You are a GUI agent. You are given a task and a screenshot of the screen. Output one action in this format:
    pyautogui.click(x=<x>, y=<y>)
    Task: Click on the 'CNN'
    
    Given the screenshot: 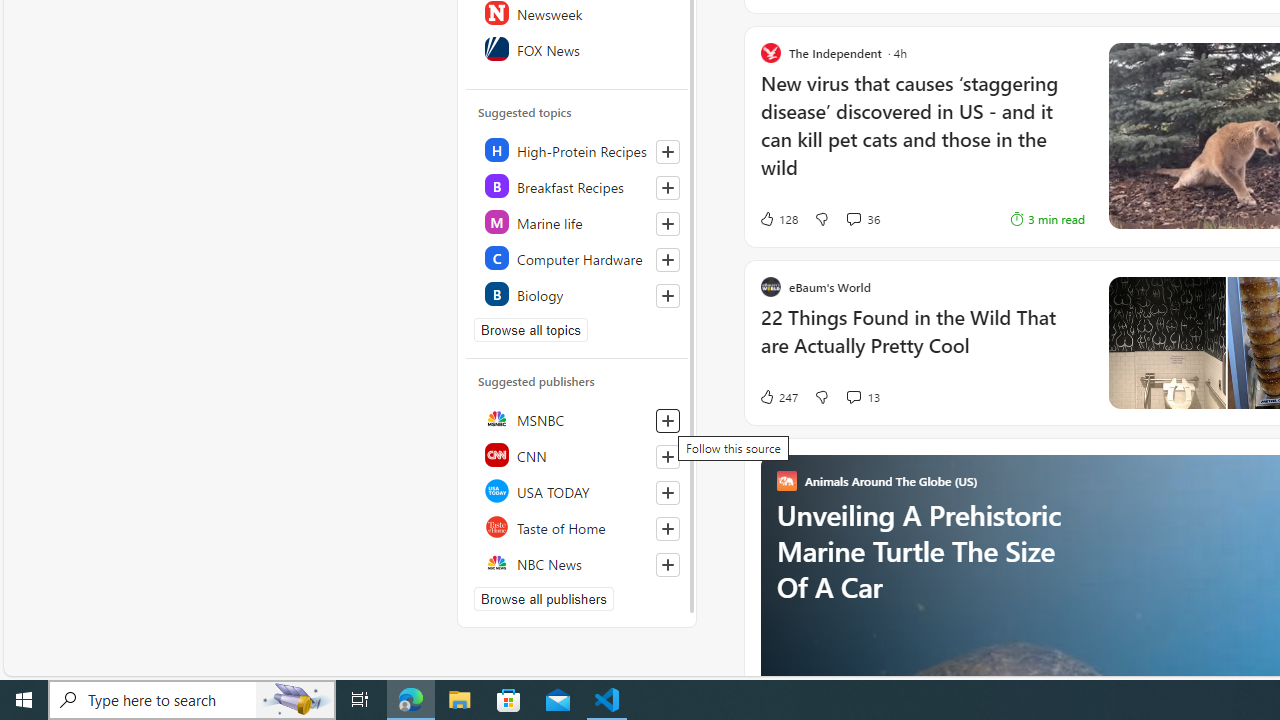 What is the action you would take?
    pyautogui.click(x=577, y=455)
    